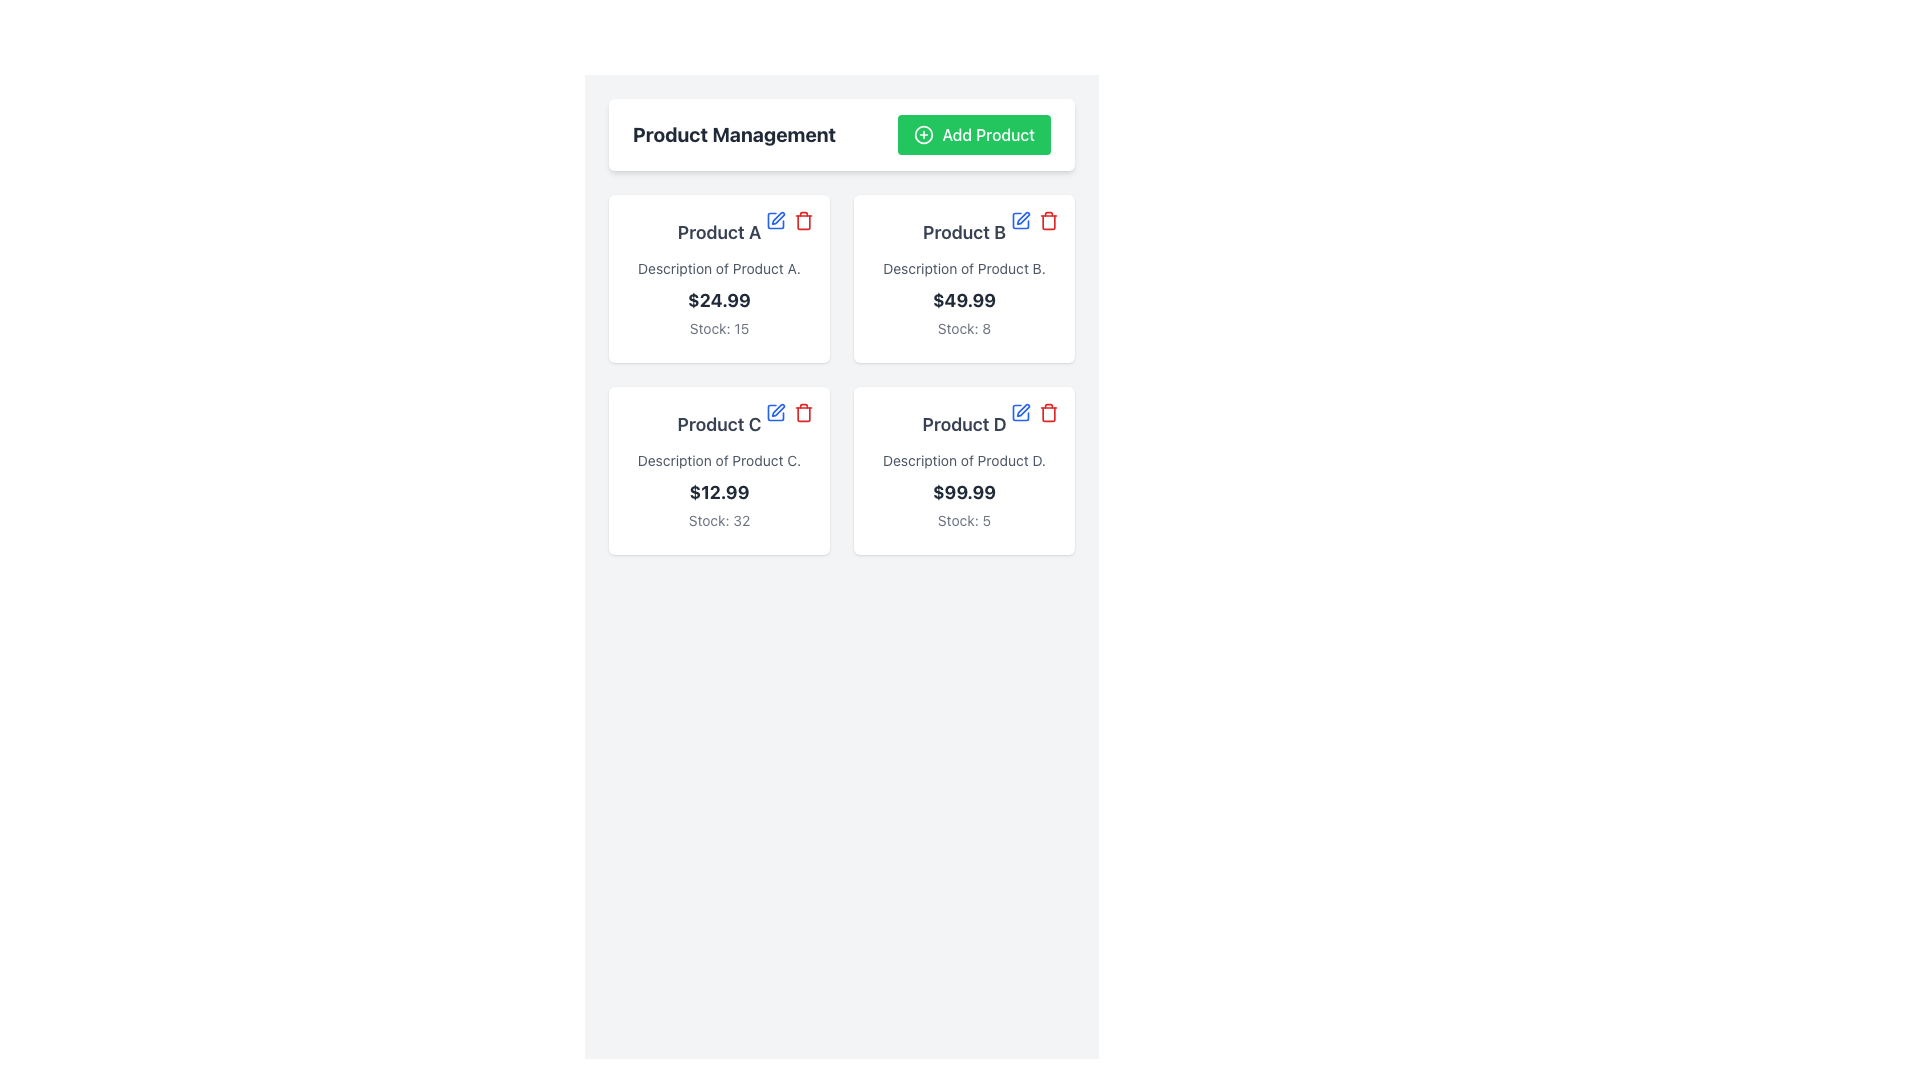  I want to click on the product description text for 'Product A', which is located below the title and above the price in the top-left card of the grid layout, so click(719, 268).